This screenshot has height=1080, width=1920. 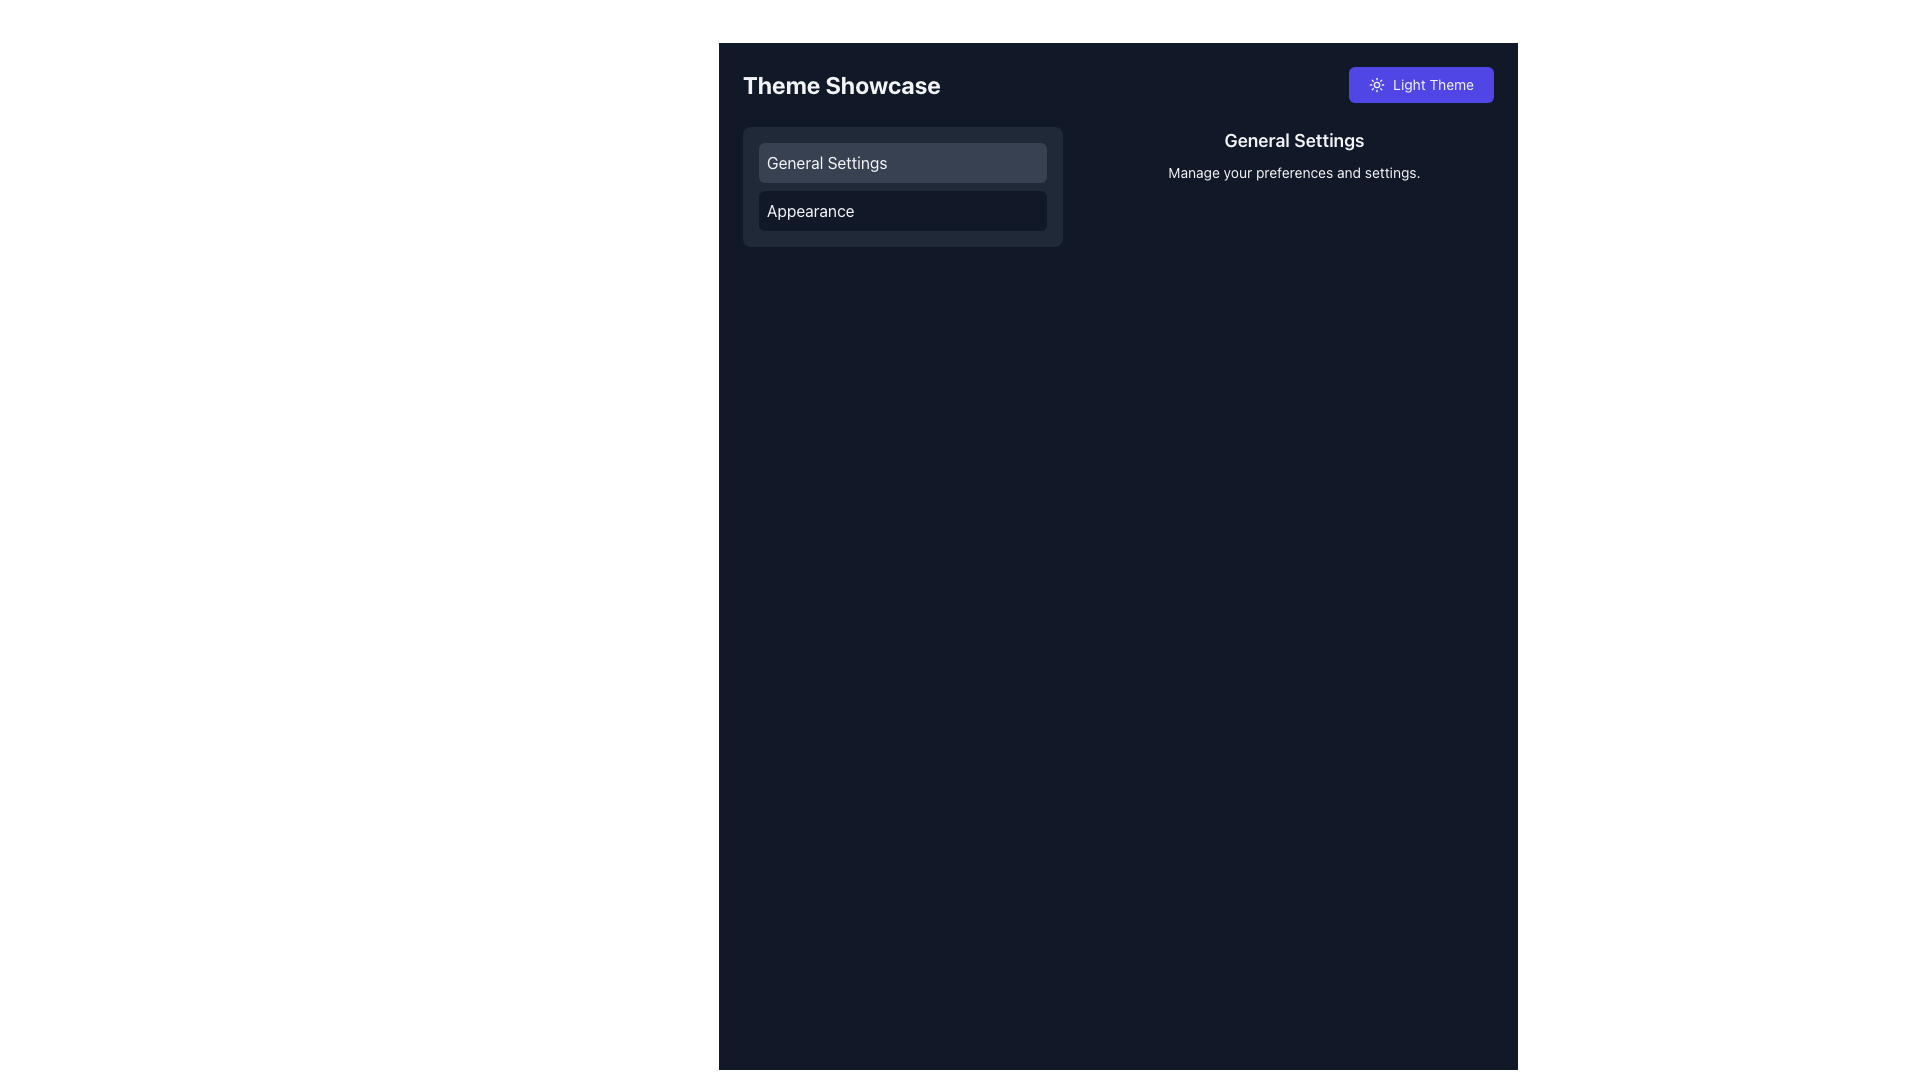 I want to click on informational text block titled 'General Settings' which contains the description 'Manage your preferences and settings.', so click(x=1294, y=186).